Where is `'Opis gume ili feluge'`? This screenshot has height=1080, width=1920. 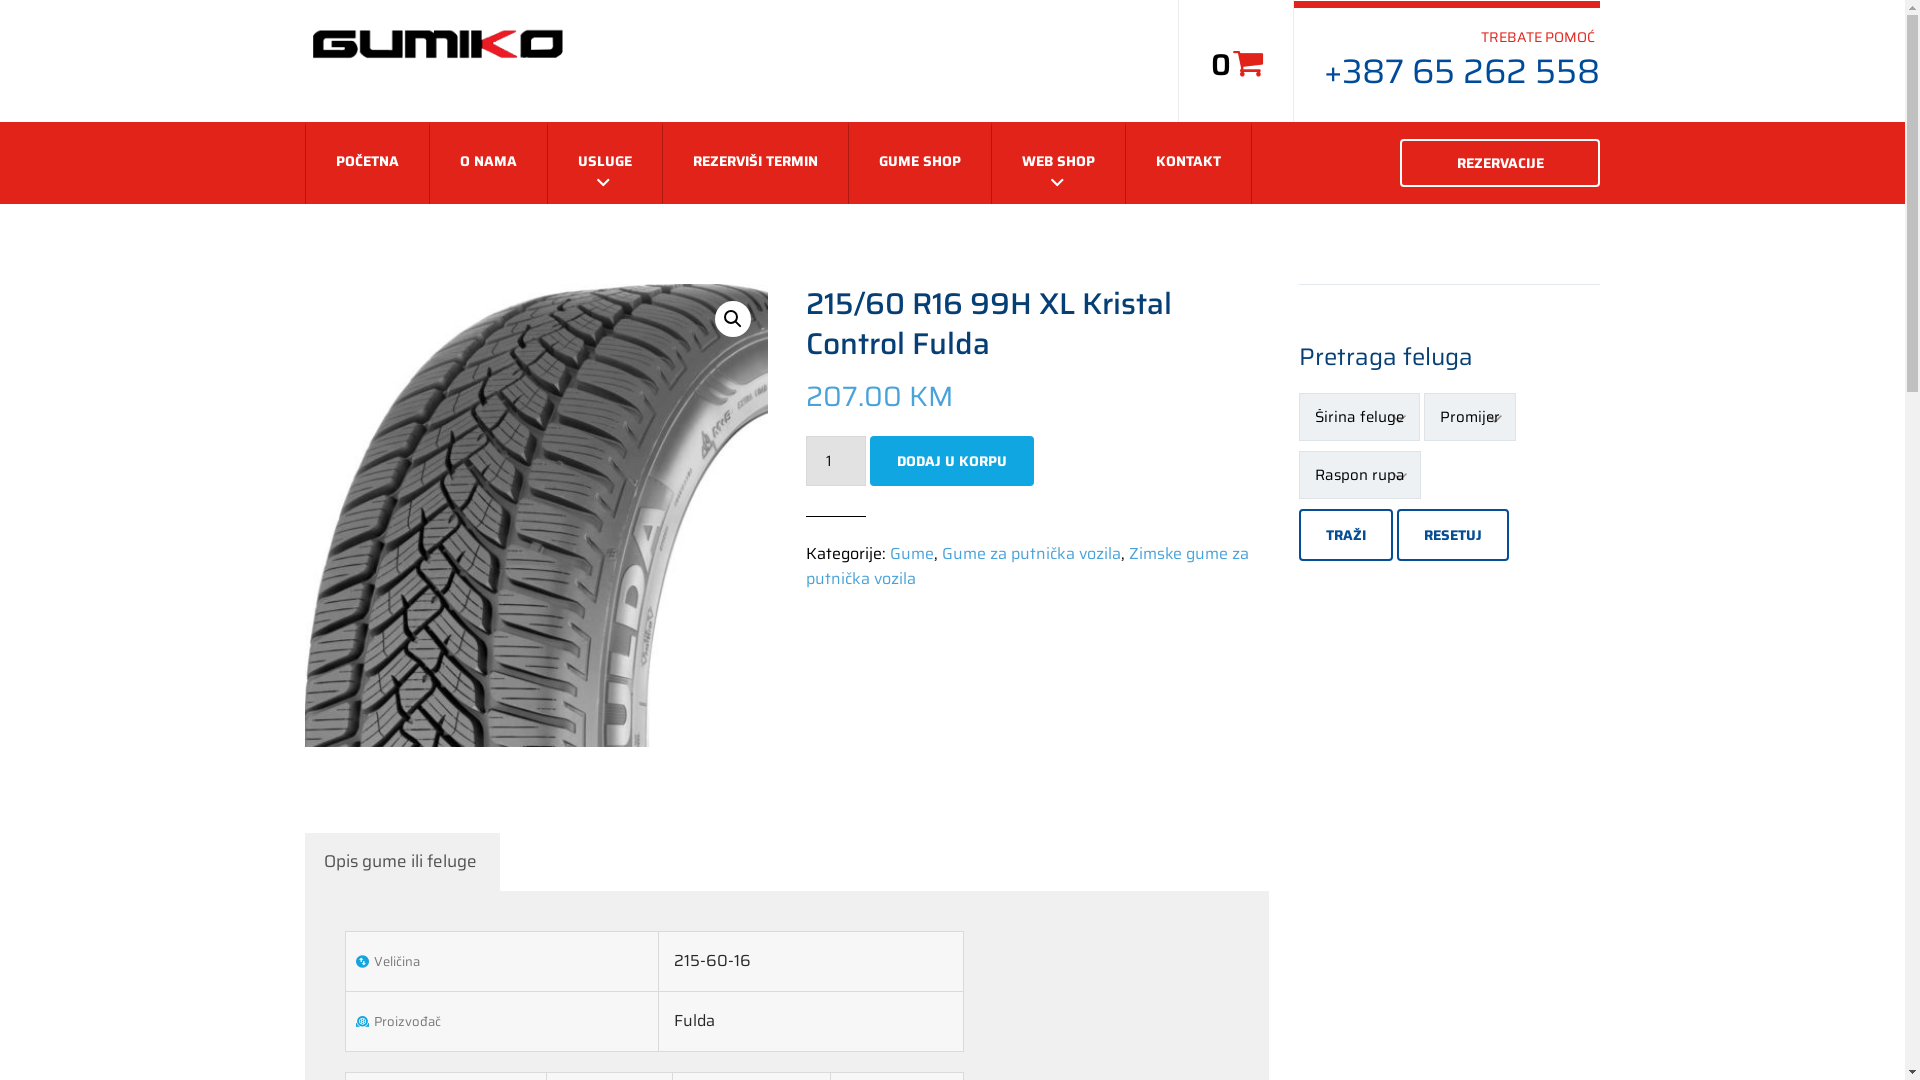
'Opis gume ili feluge' is located at coordinates (400, 860).